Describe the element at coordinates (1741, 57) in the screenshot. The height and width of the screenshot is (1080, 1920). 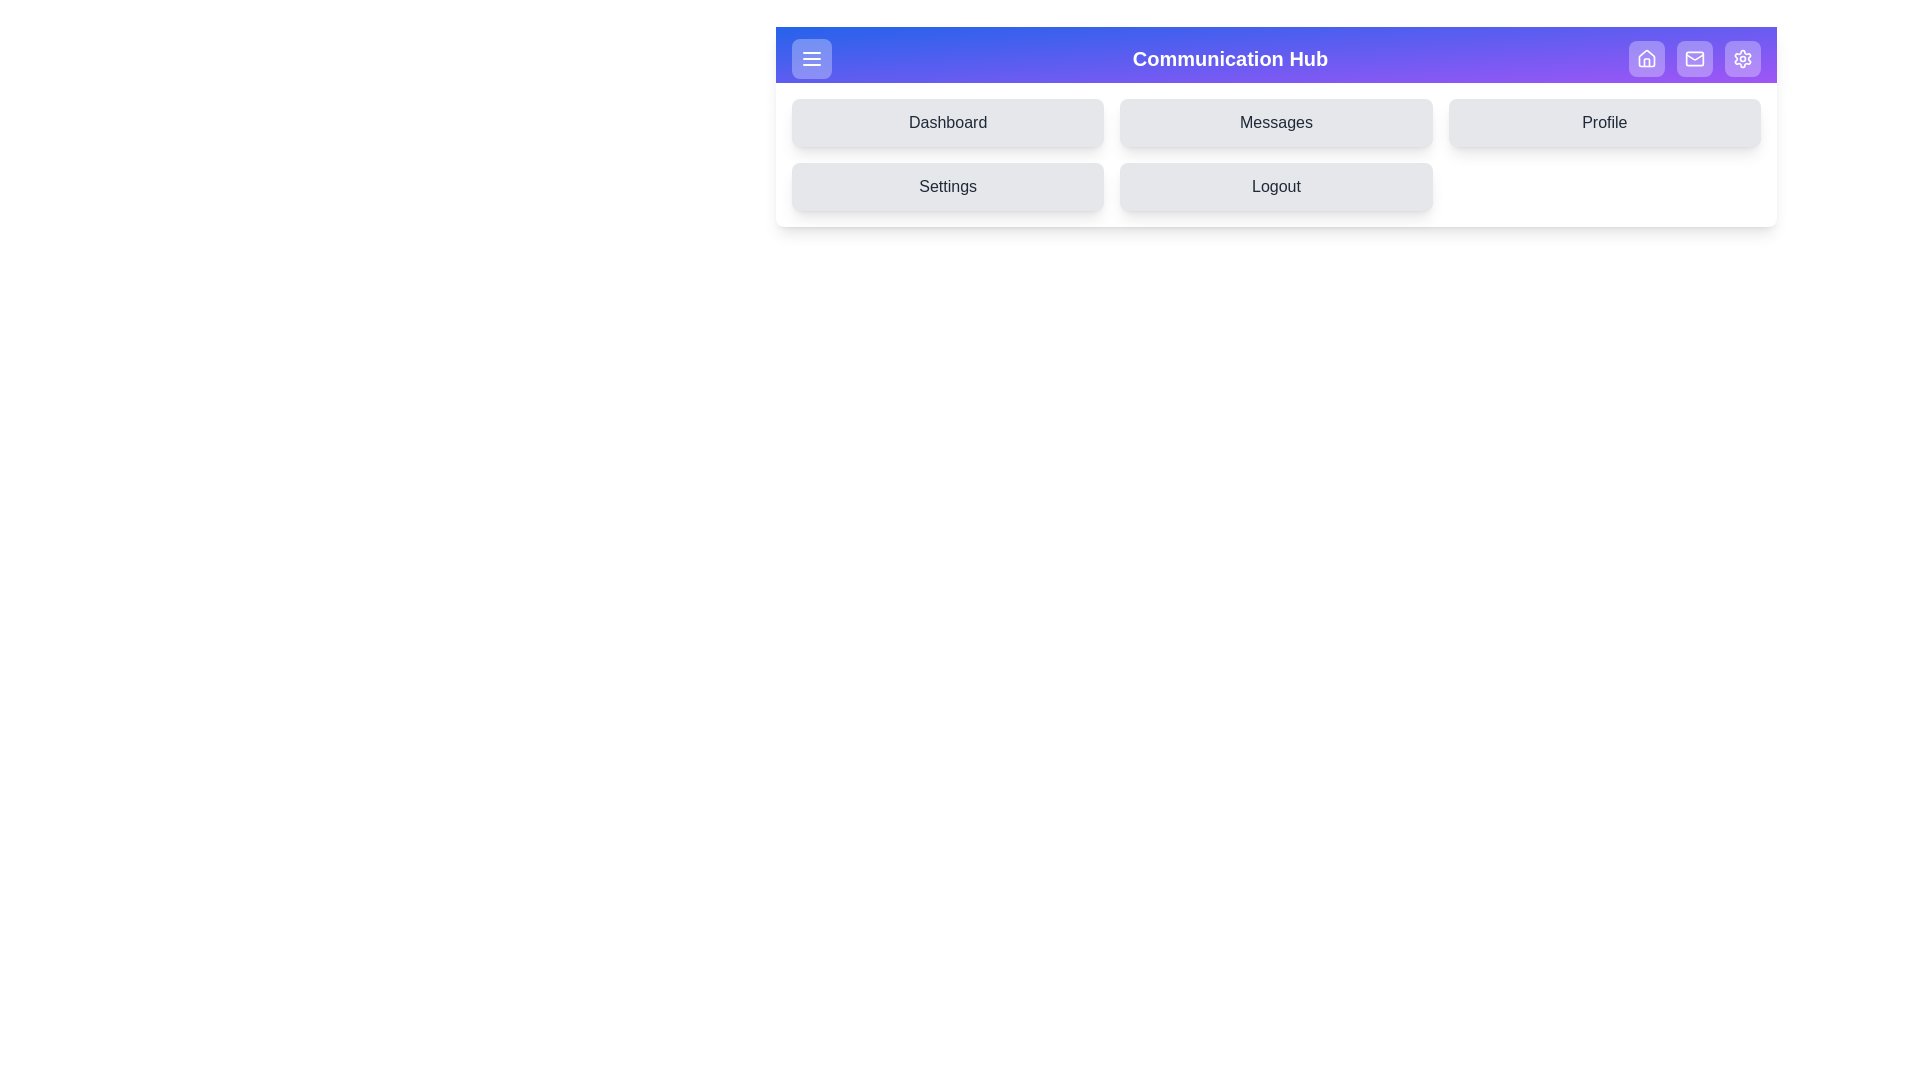
I see `the Settings icon in the top-right of the app bar` at that location.